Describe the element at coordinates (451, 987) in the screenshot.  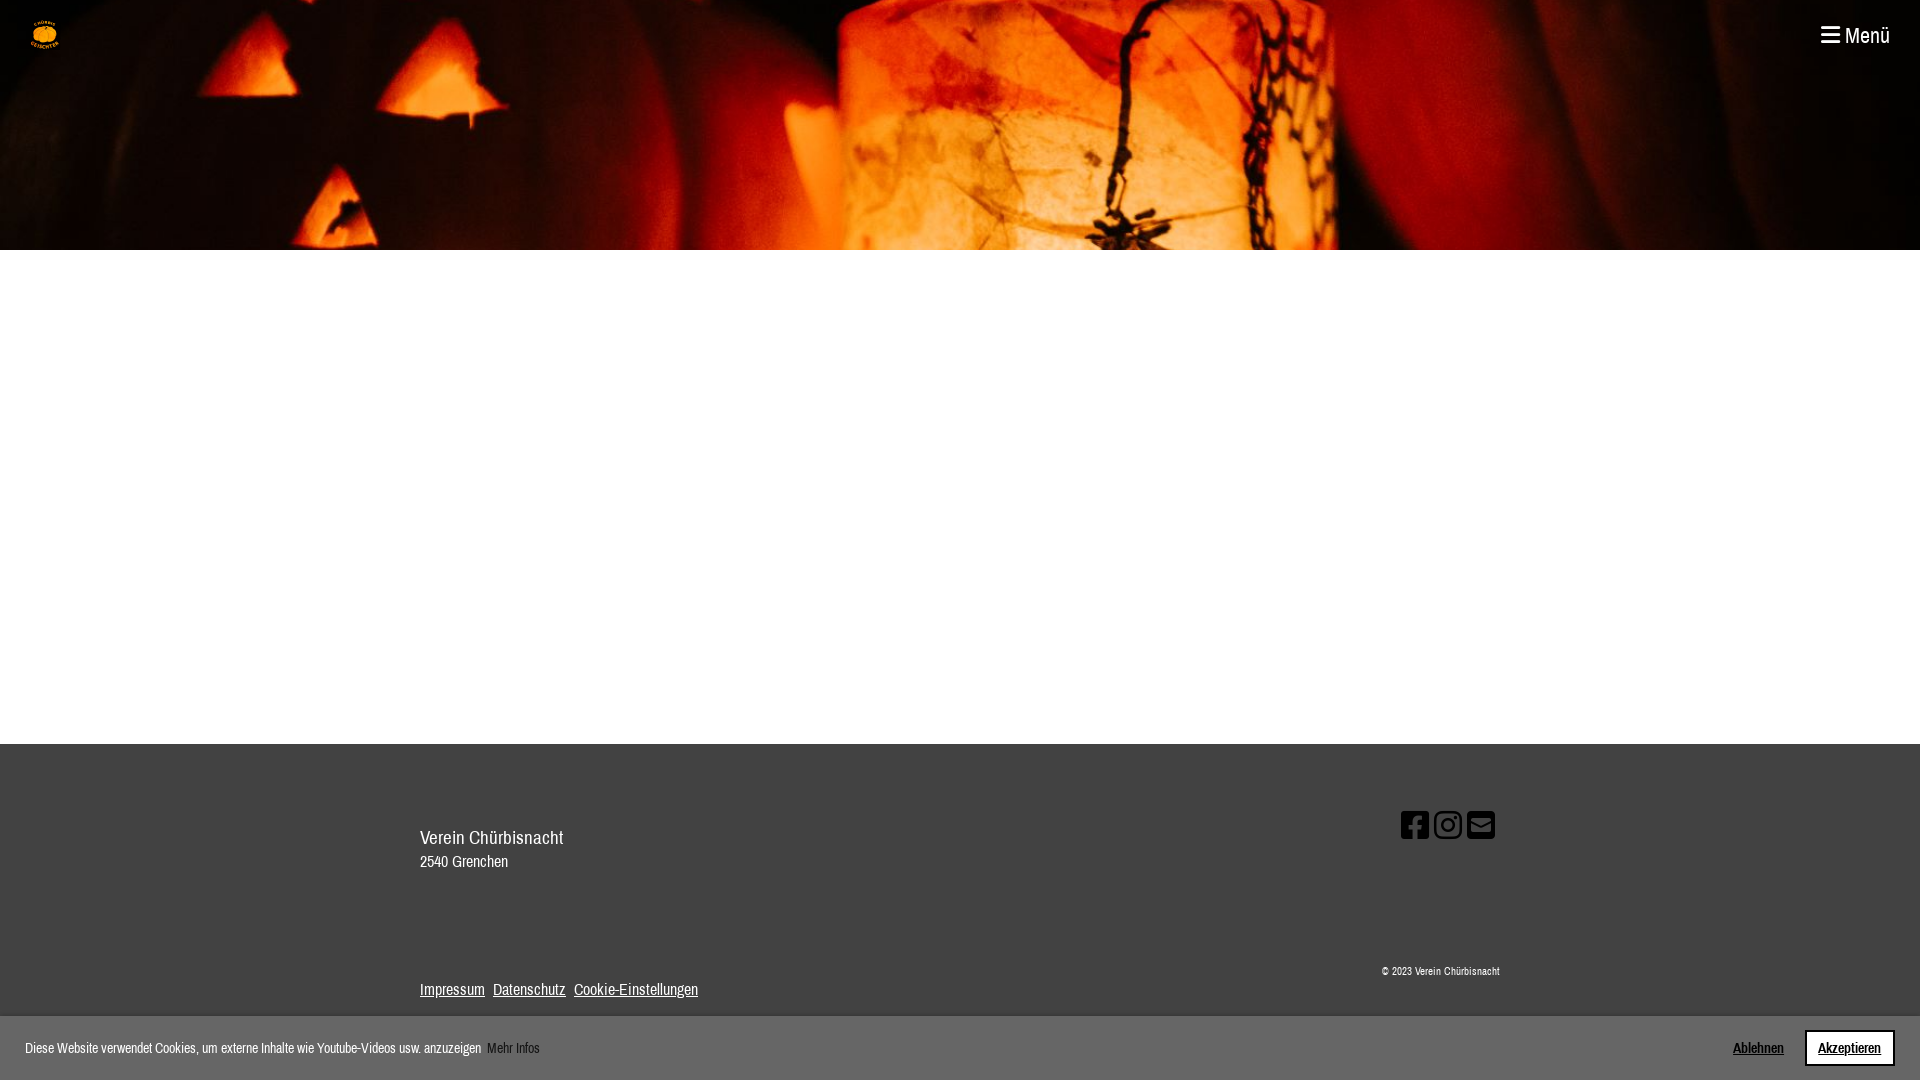
I see `'Impressum'` at that location.